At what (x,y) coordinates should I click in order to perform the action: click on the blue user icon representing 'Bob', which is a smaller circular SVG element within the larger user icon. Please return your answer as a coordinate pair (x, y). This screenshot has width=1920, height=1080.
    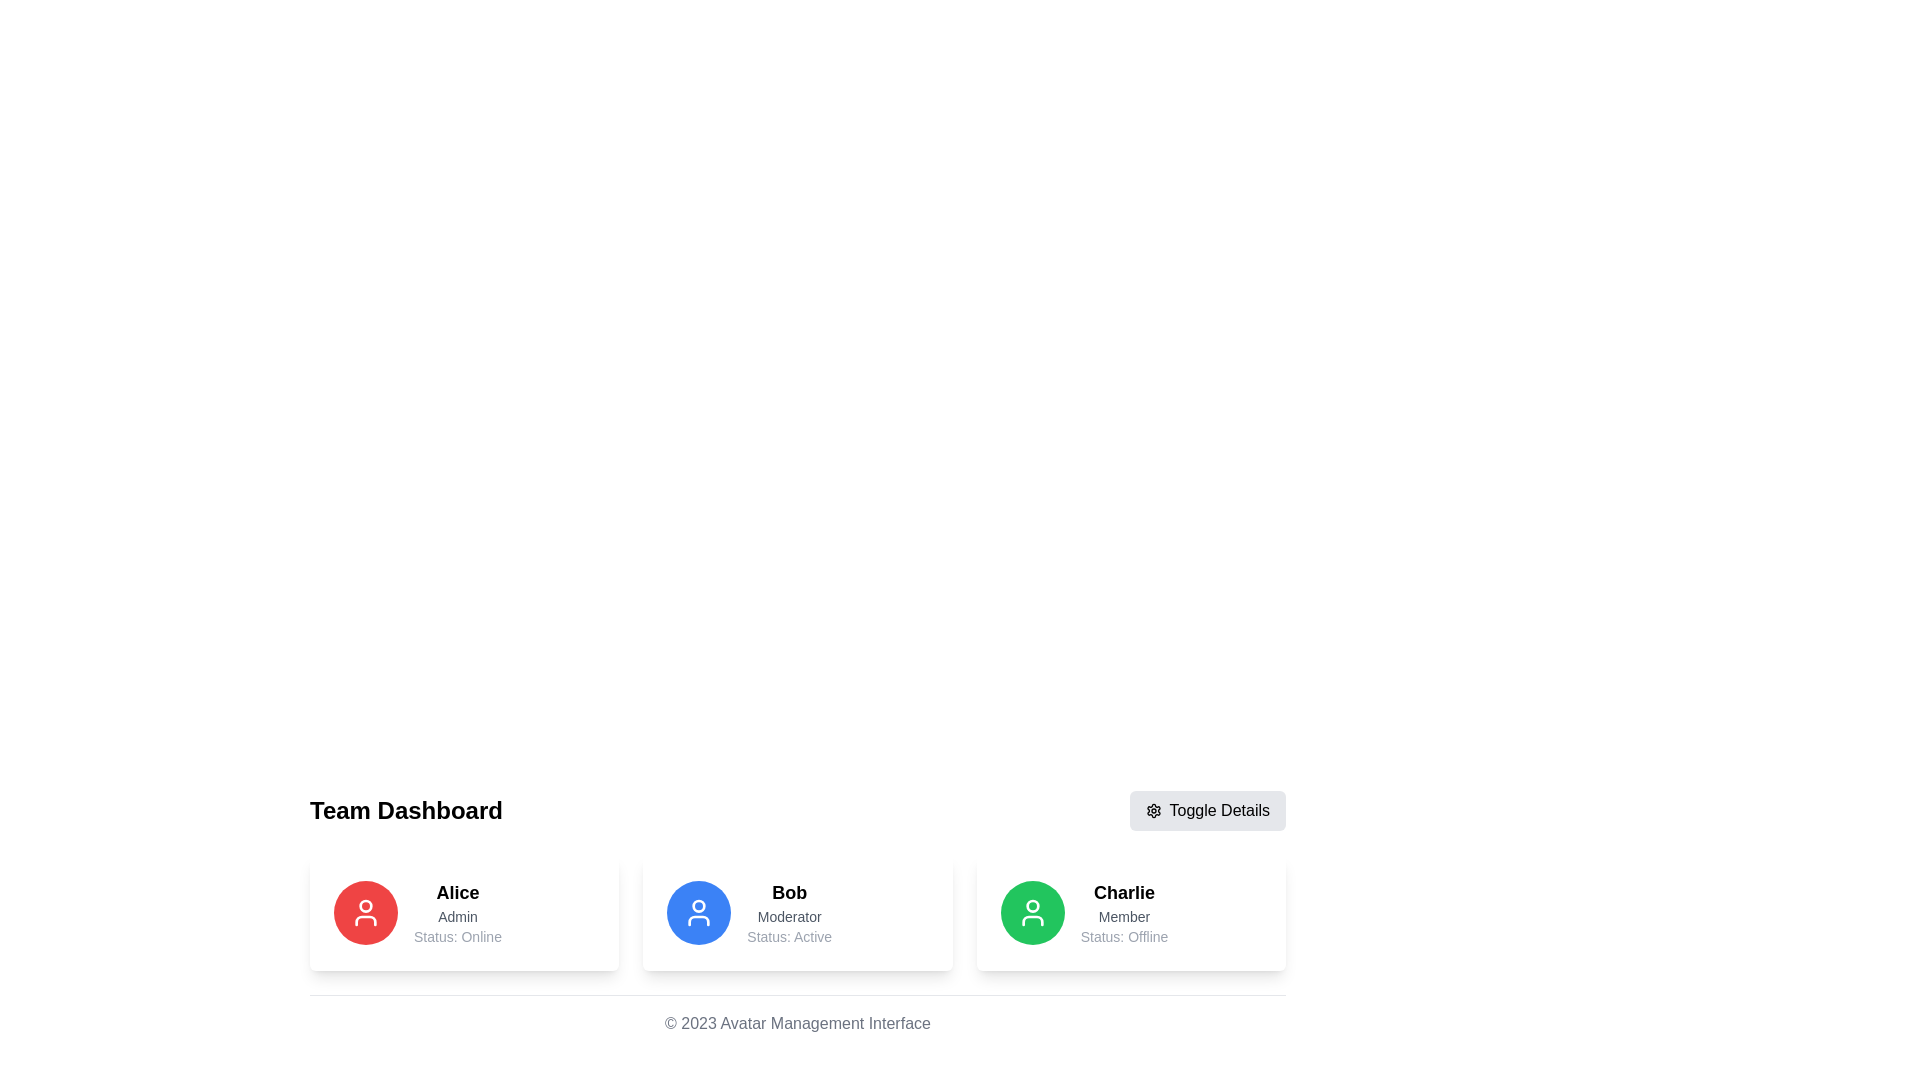
    Looking at the image, I should click on (699, 906).